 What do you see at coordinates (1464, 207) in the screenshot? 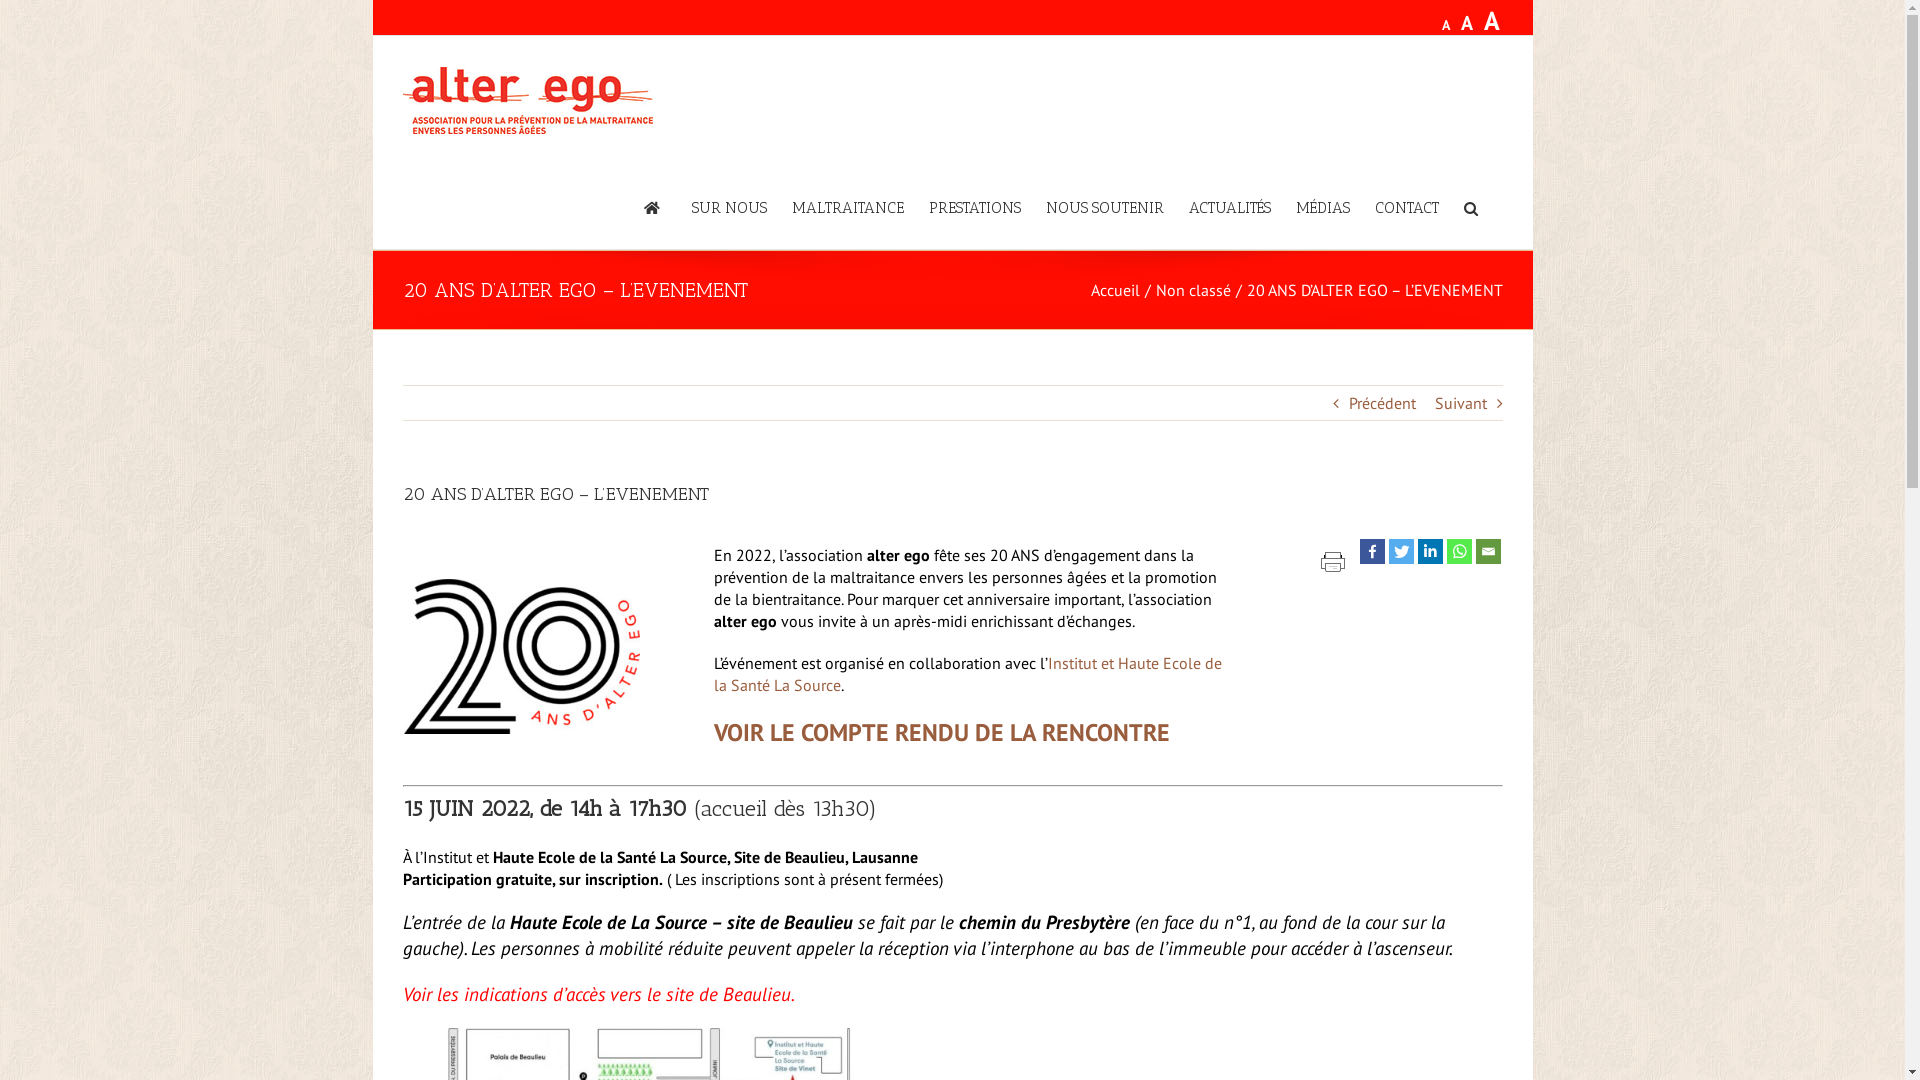
I see `'Recherche'` at bounding box center [1464, 207].